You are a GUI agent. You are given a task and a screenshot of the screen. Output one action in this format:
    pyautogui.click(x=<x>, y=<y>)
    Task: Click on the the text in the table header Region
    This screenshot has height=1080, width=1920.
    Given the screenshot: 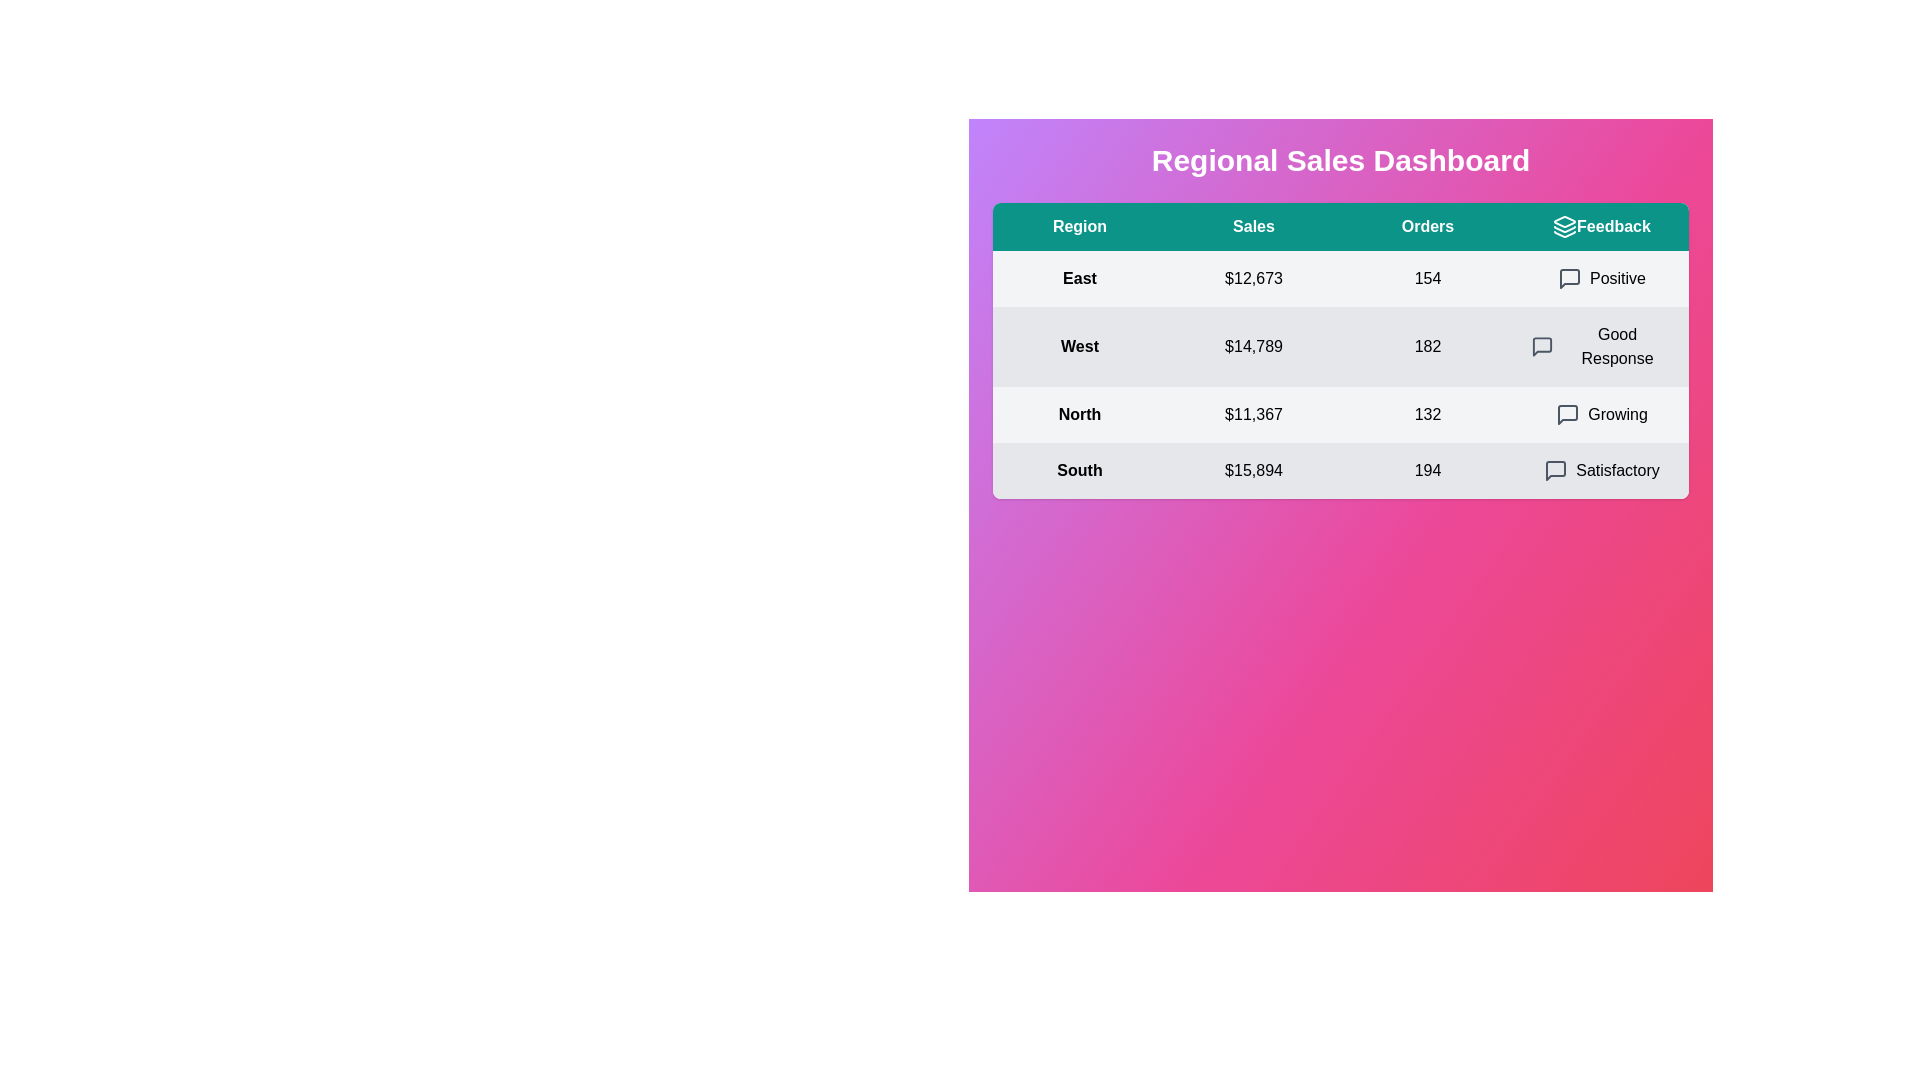 What is the action you would take?
    pyautogui.click(x=1079, y=226)
    